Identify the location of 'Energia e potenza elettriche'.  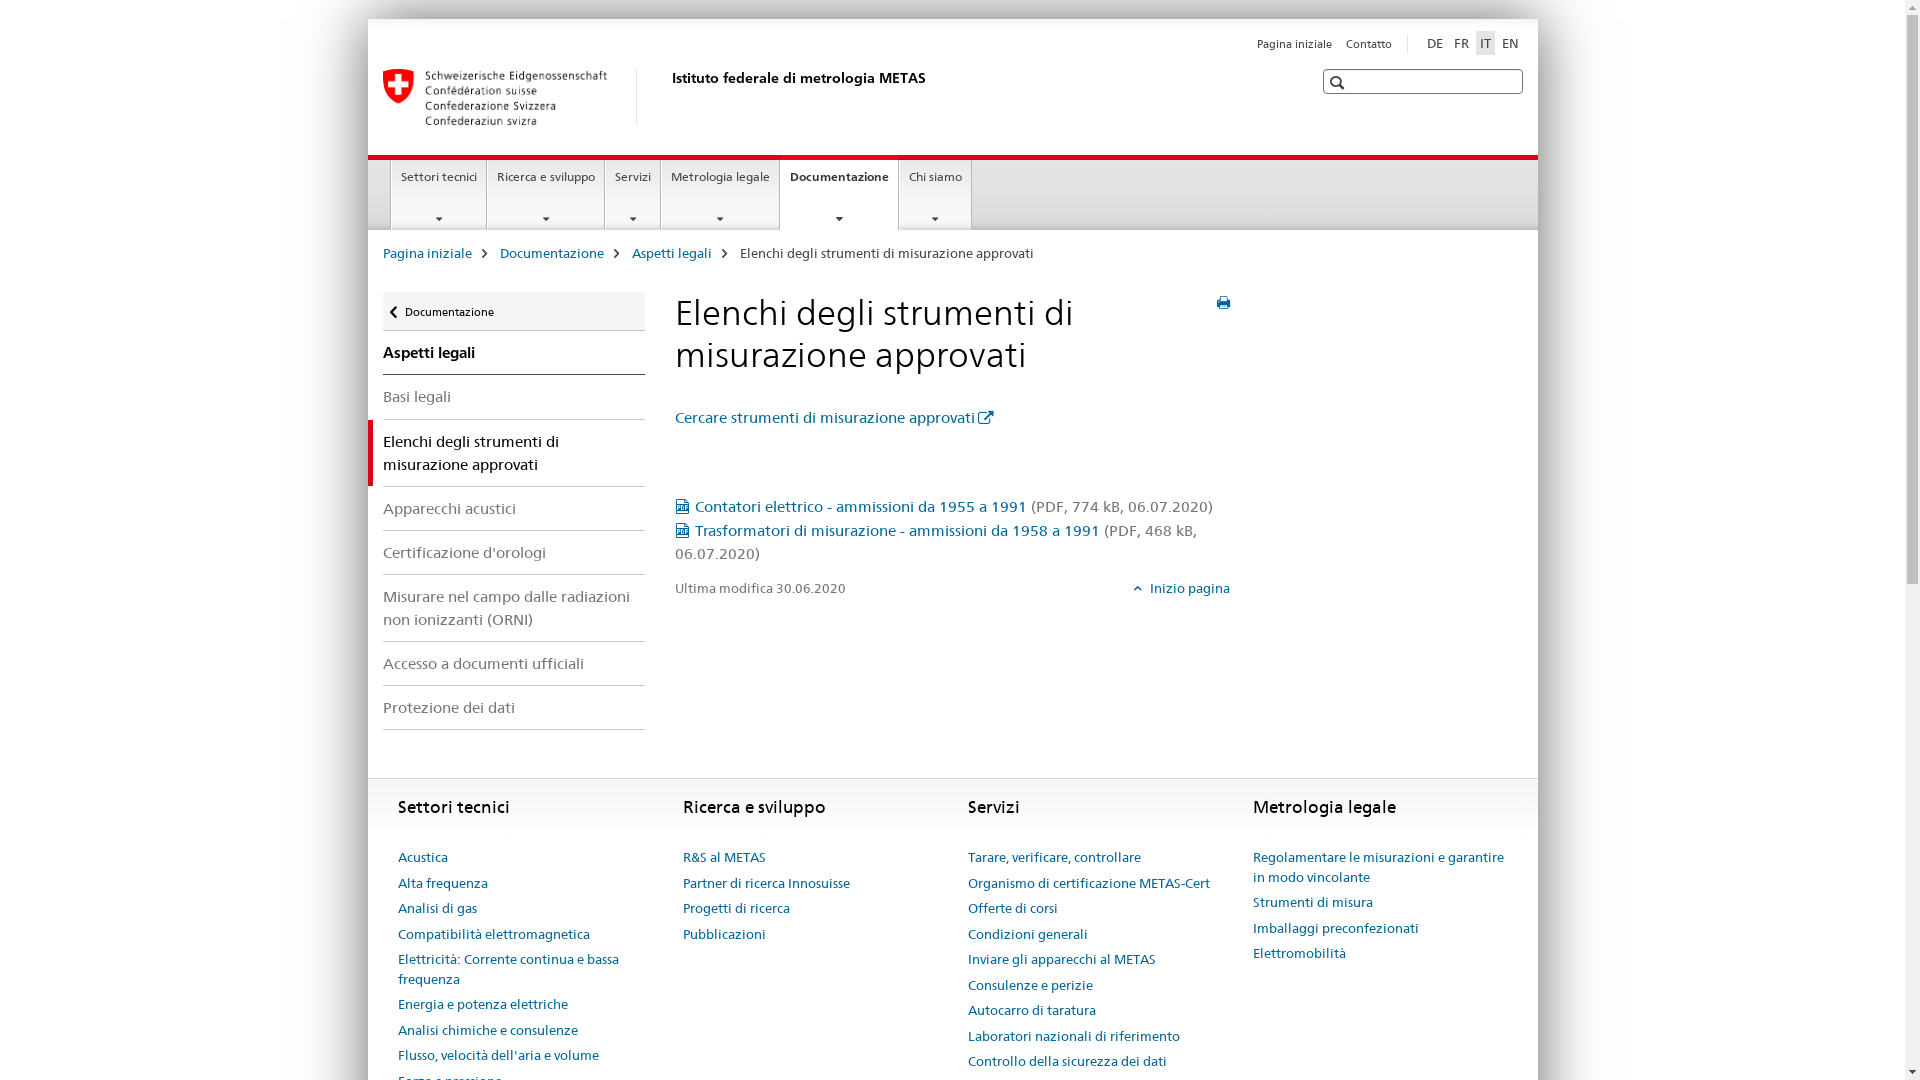
(483, 1005).